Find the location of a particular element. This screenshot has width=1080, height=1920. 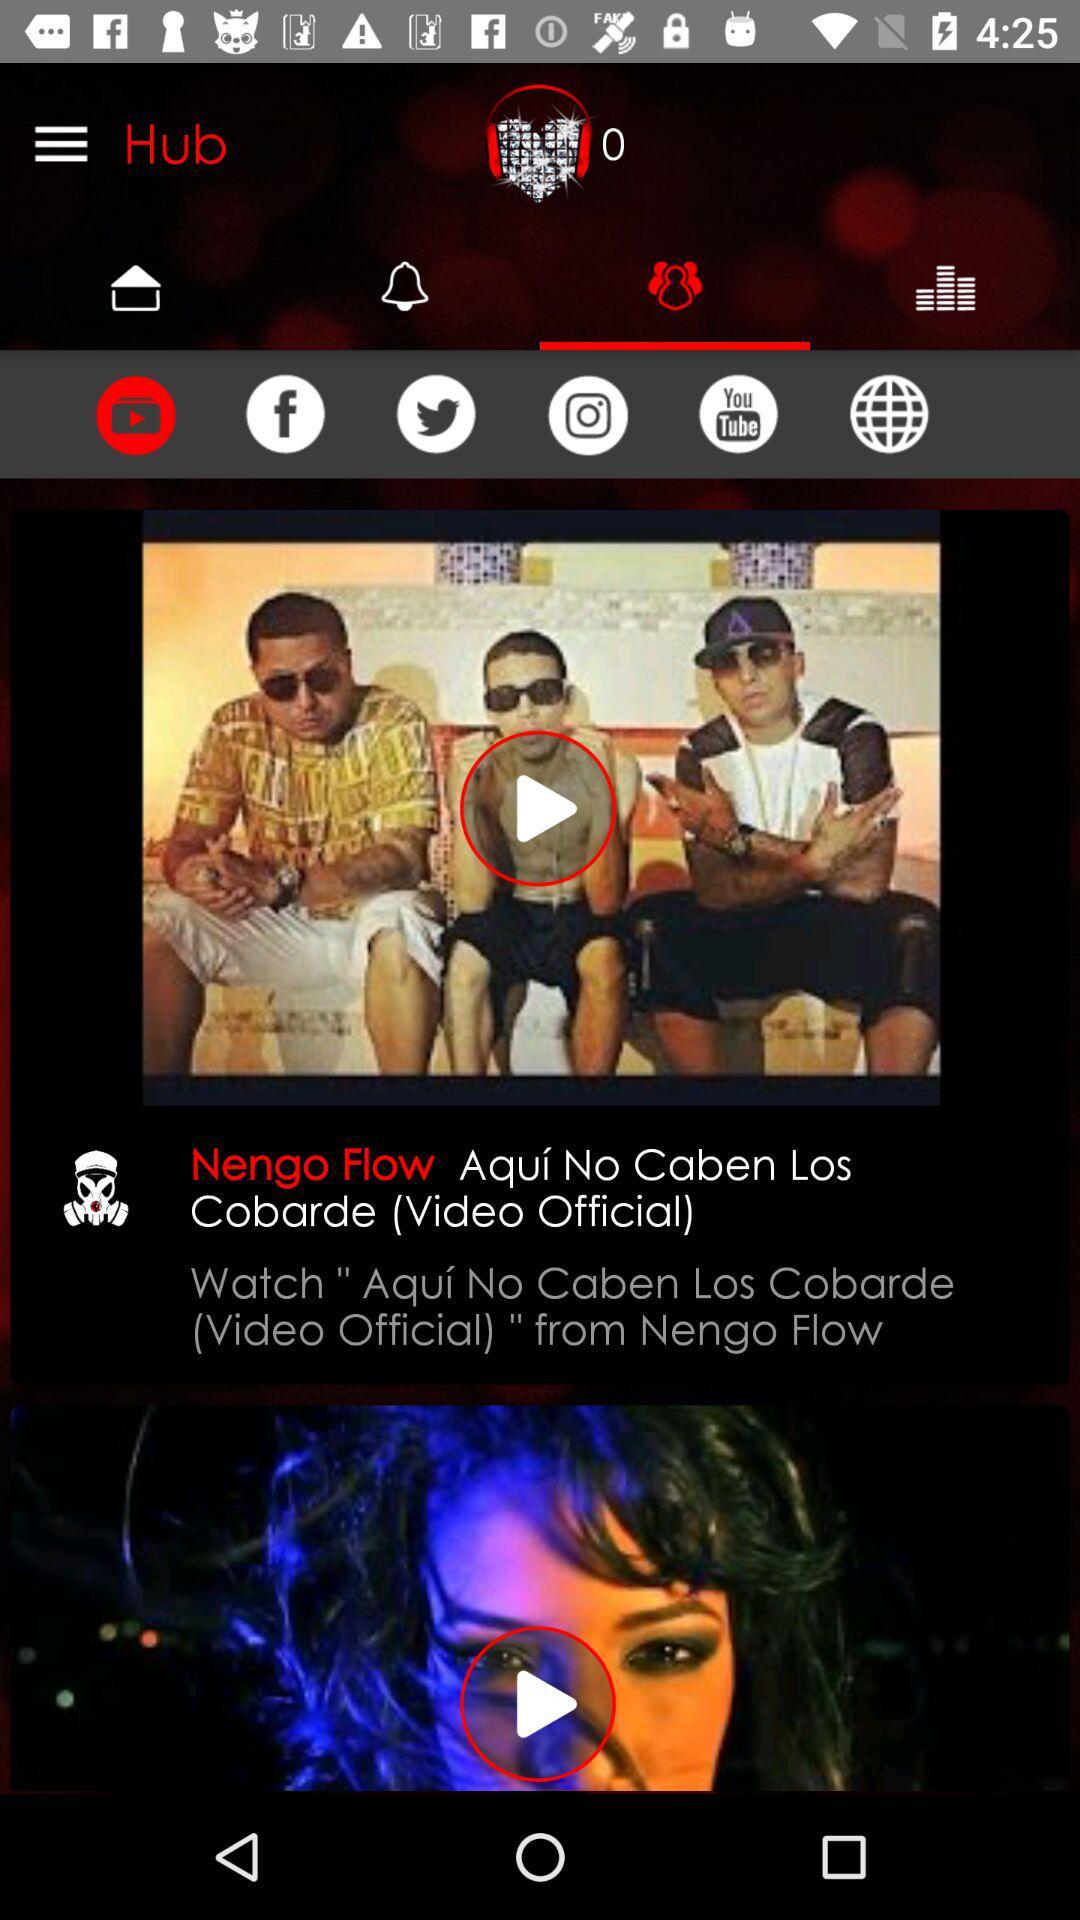

item to the left of the hub icon is located at coordinates (60, 142).